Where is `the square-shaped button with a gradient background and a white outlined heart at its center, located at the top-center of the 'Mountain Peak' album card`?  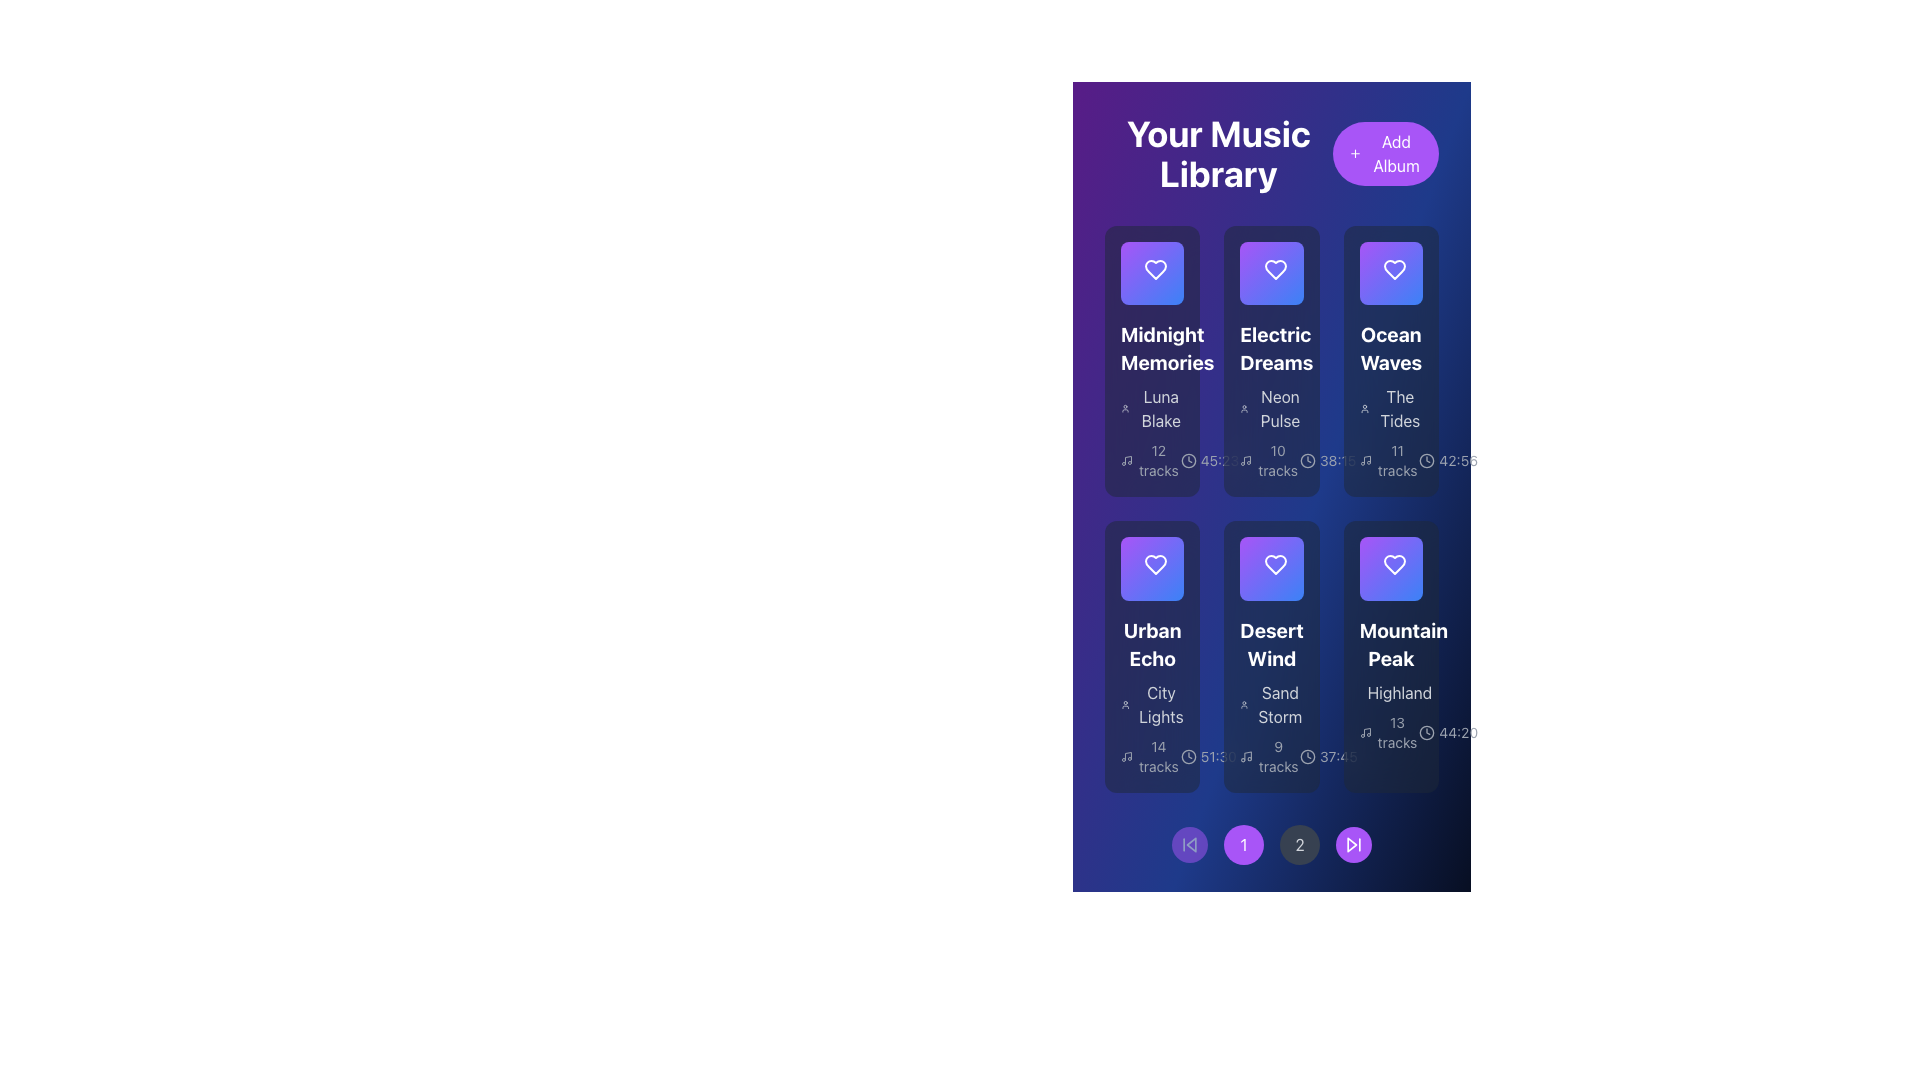
the square-shaped button with a gradient background and a white outlined heart at its center, located at the top-center of the 'Mountain Peak' album card is located at coordinates (1390, 569).